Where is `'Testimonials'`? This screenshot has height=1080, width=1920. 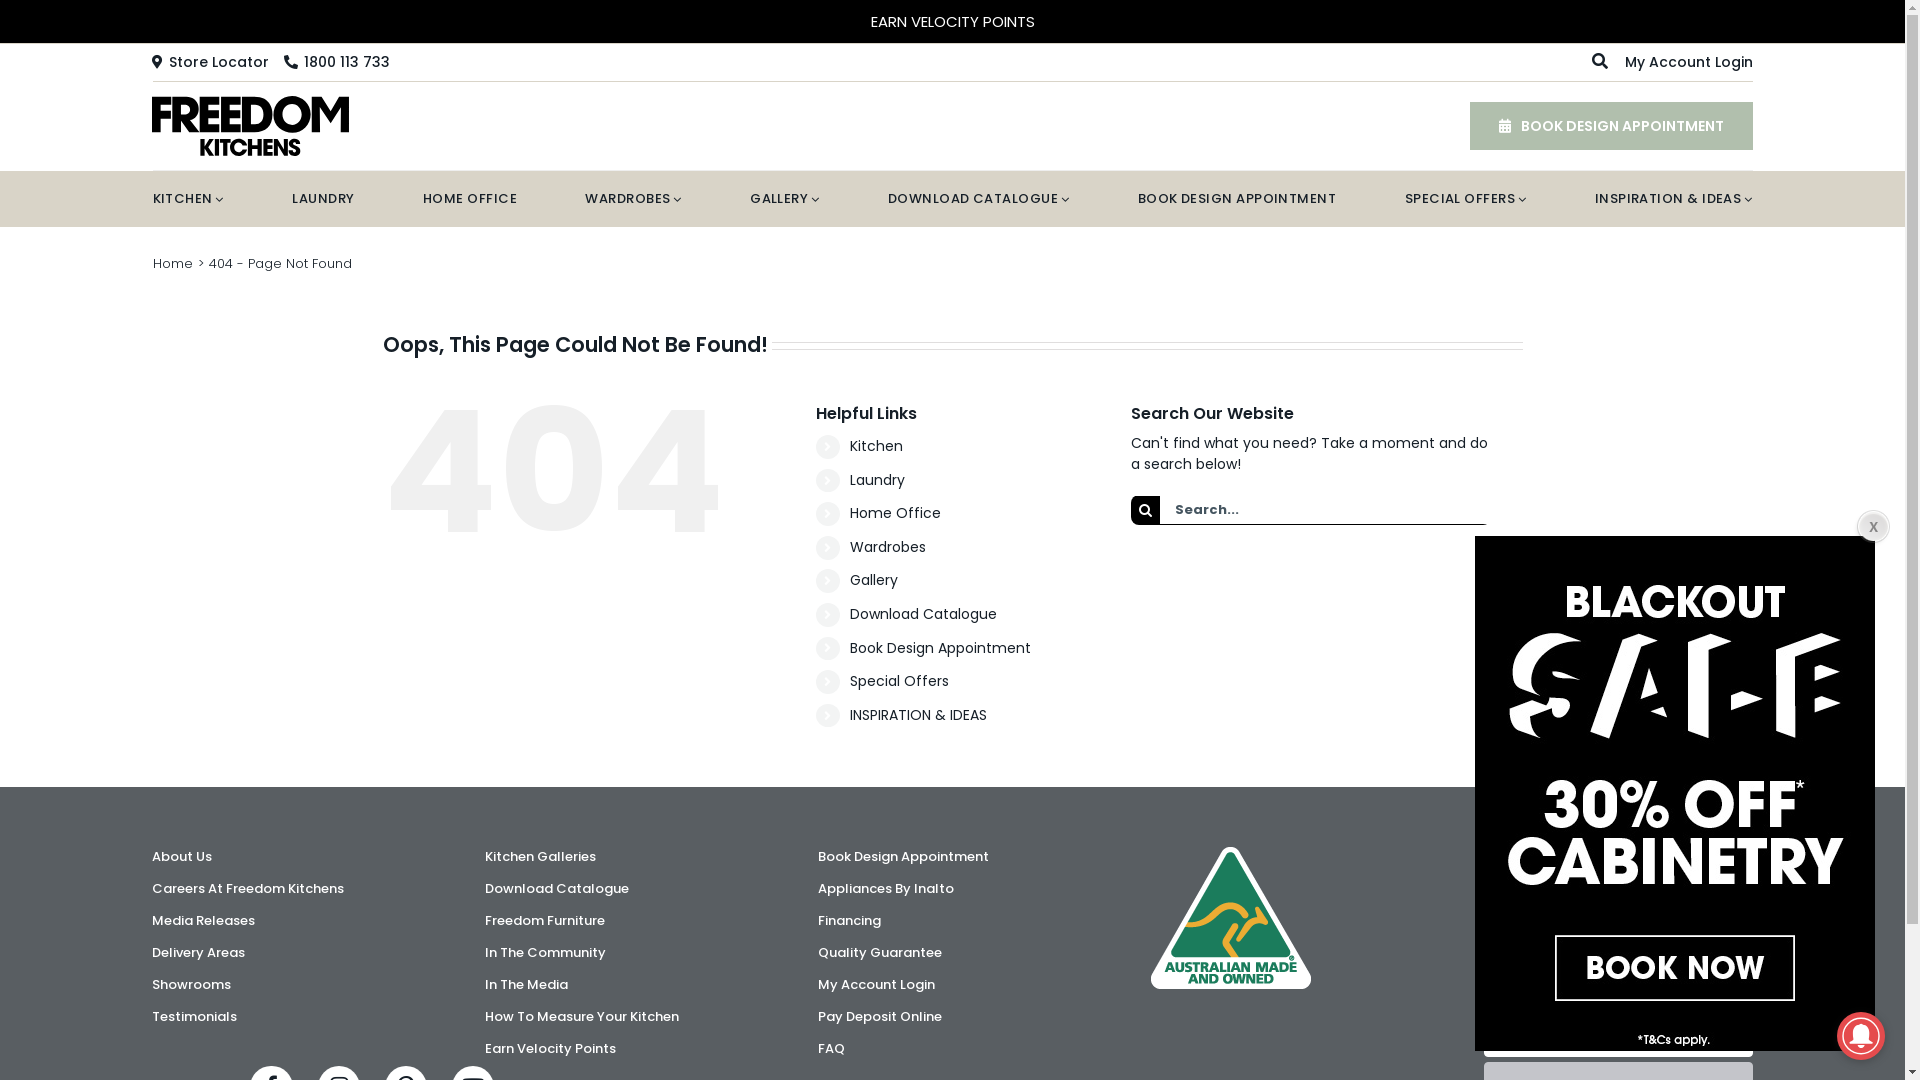
'Testimonials' is located at coordinates (285, 1017).